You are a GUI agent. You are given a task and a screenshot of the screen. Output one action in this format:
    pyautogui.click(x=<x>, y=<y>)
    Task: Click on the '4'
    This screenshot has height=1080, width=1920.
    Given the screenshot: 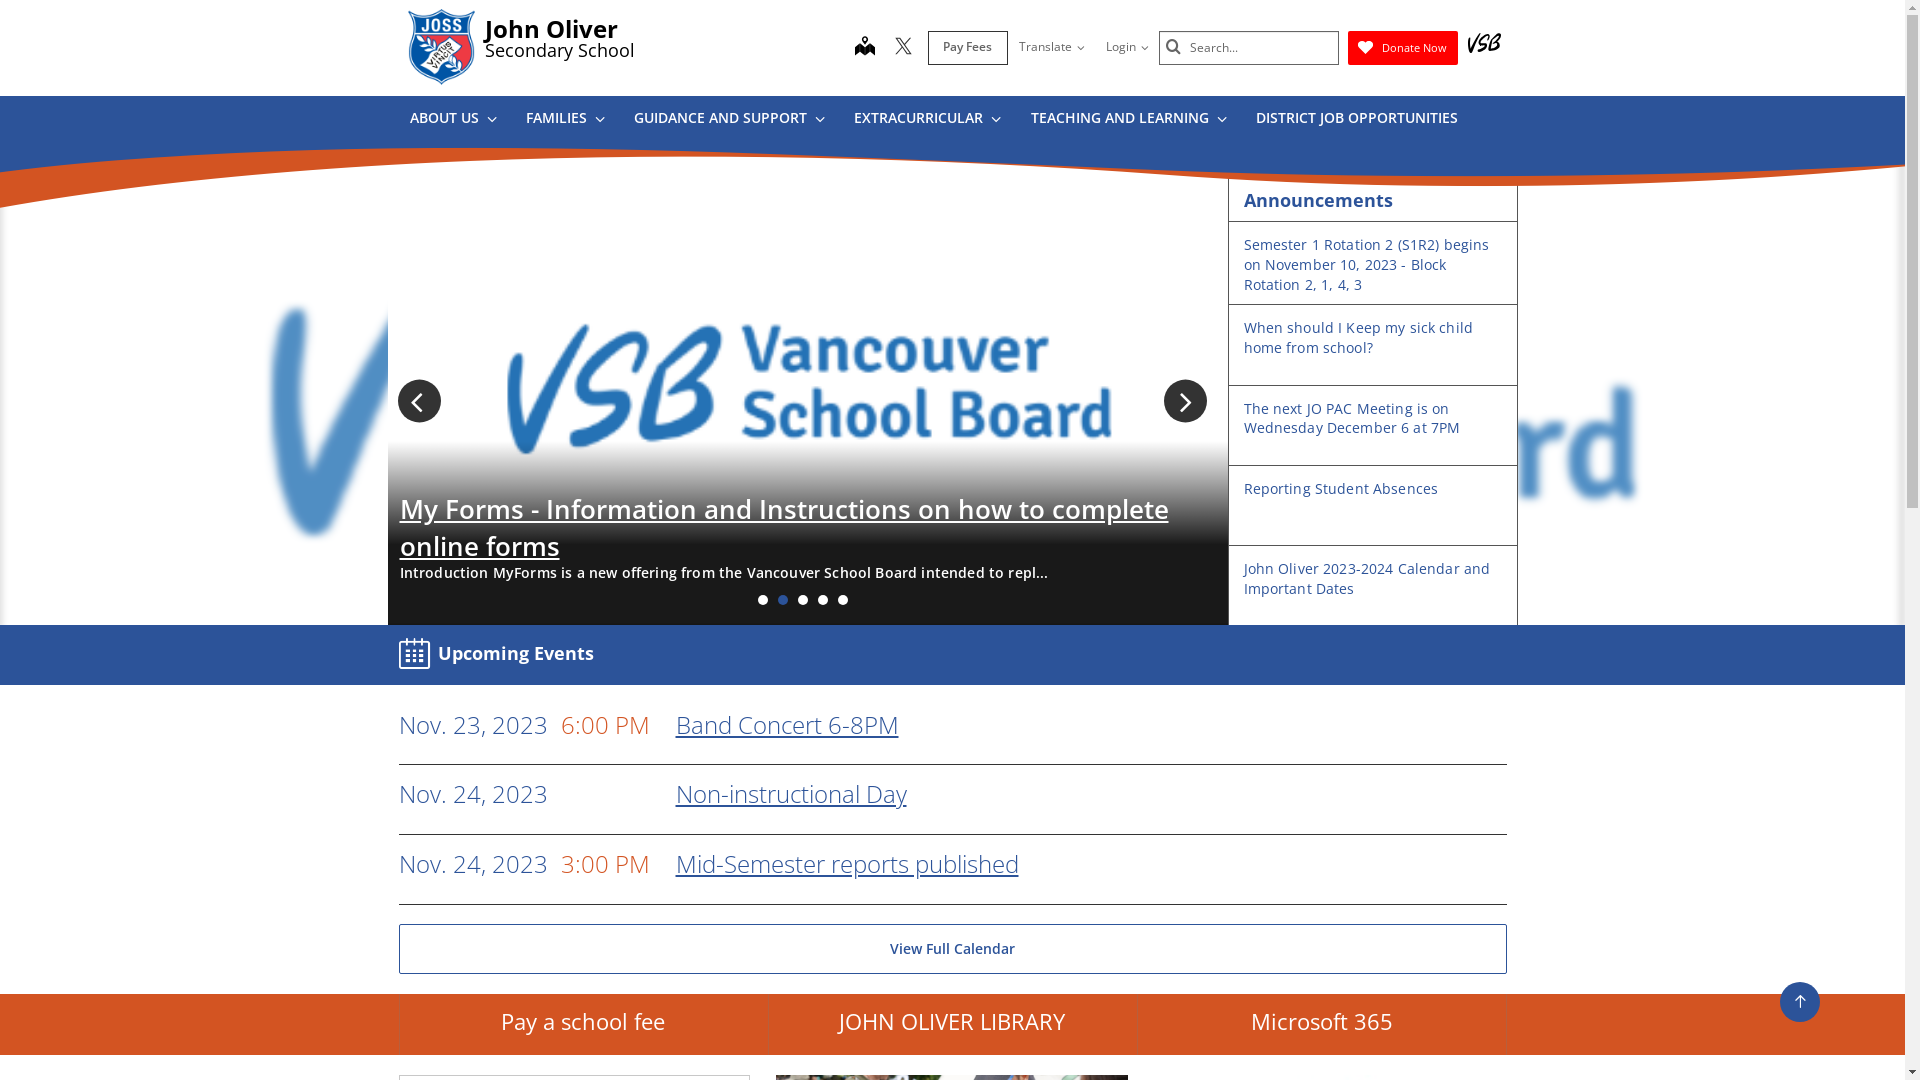 What is the action you would take?
    pyautogui.click(x=817, y=599)
    